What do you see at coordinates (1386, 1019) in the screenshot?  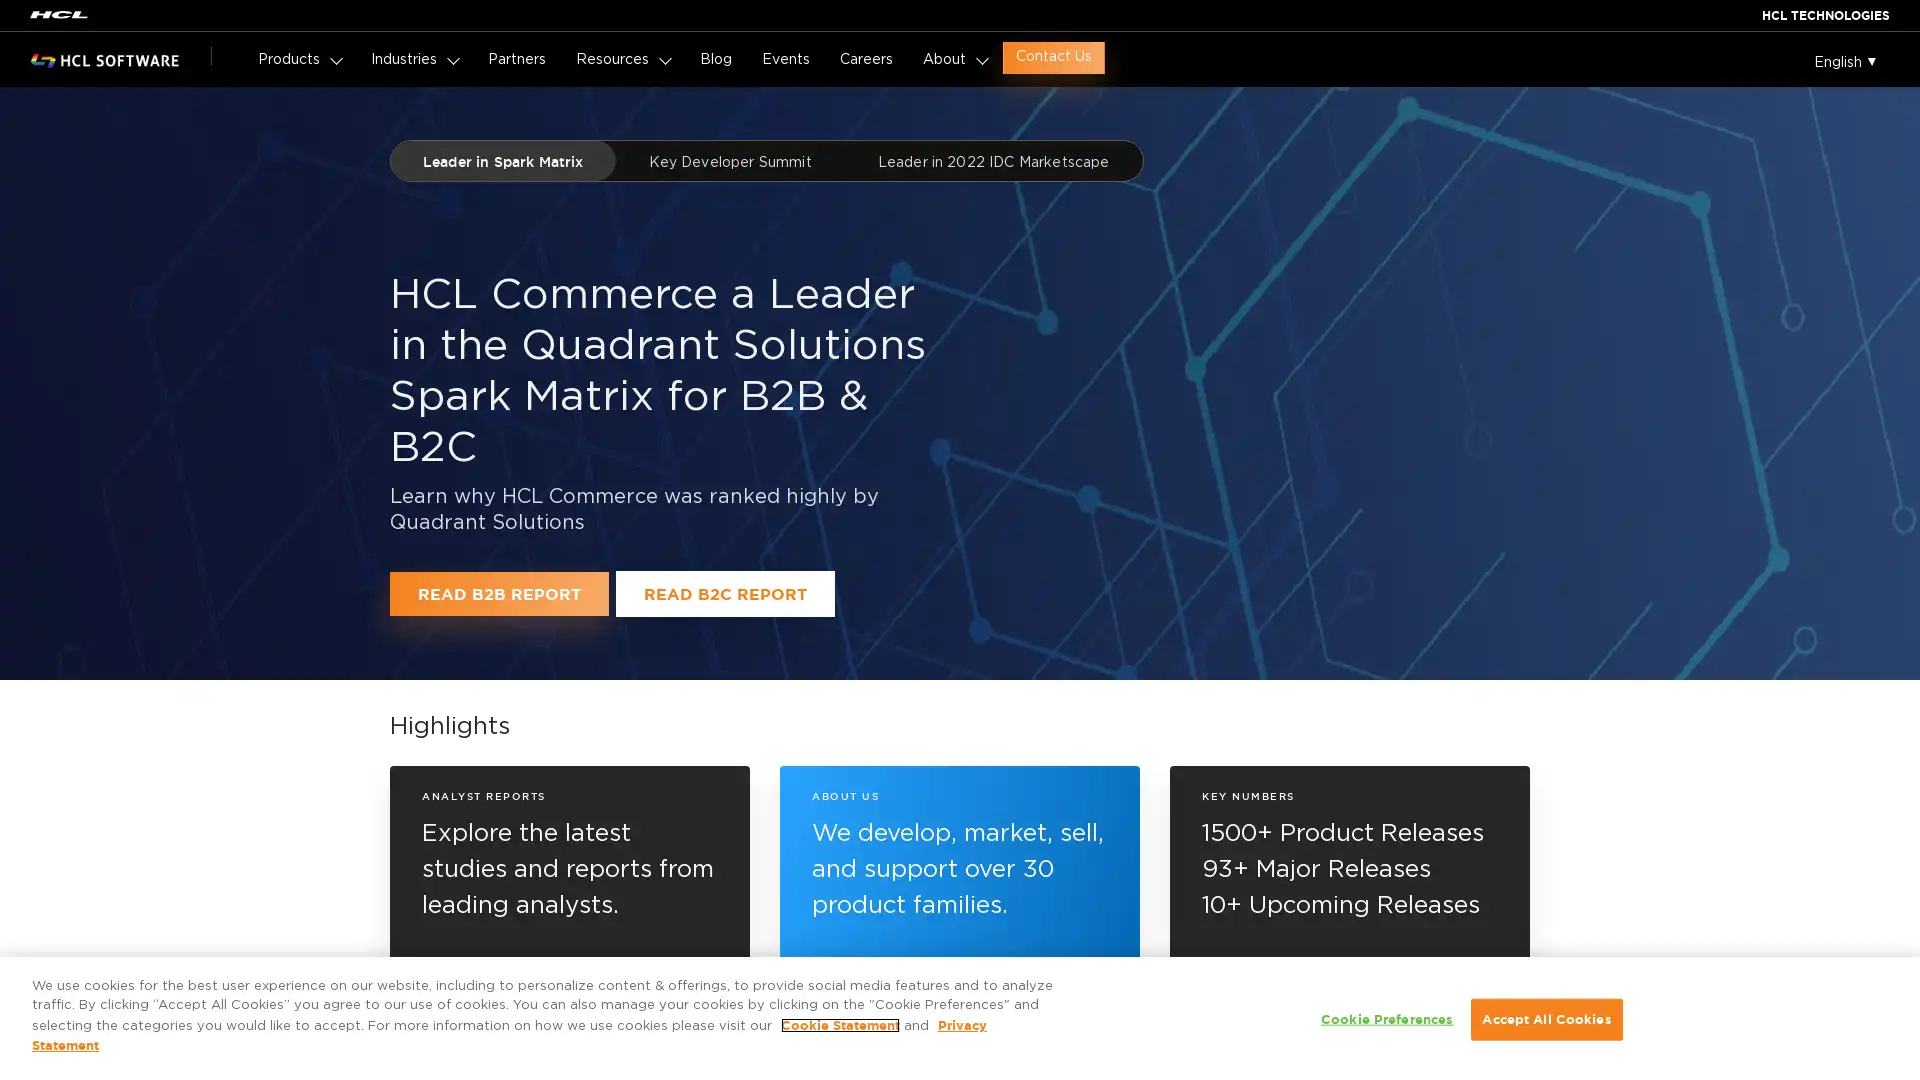 I see `Cookie Preferences` at bounding box center [1386, 1019].